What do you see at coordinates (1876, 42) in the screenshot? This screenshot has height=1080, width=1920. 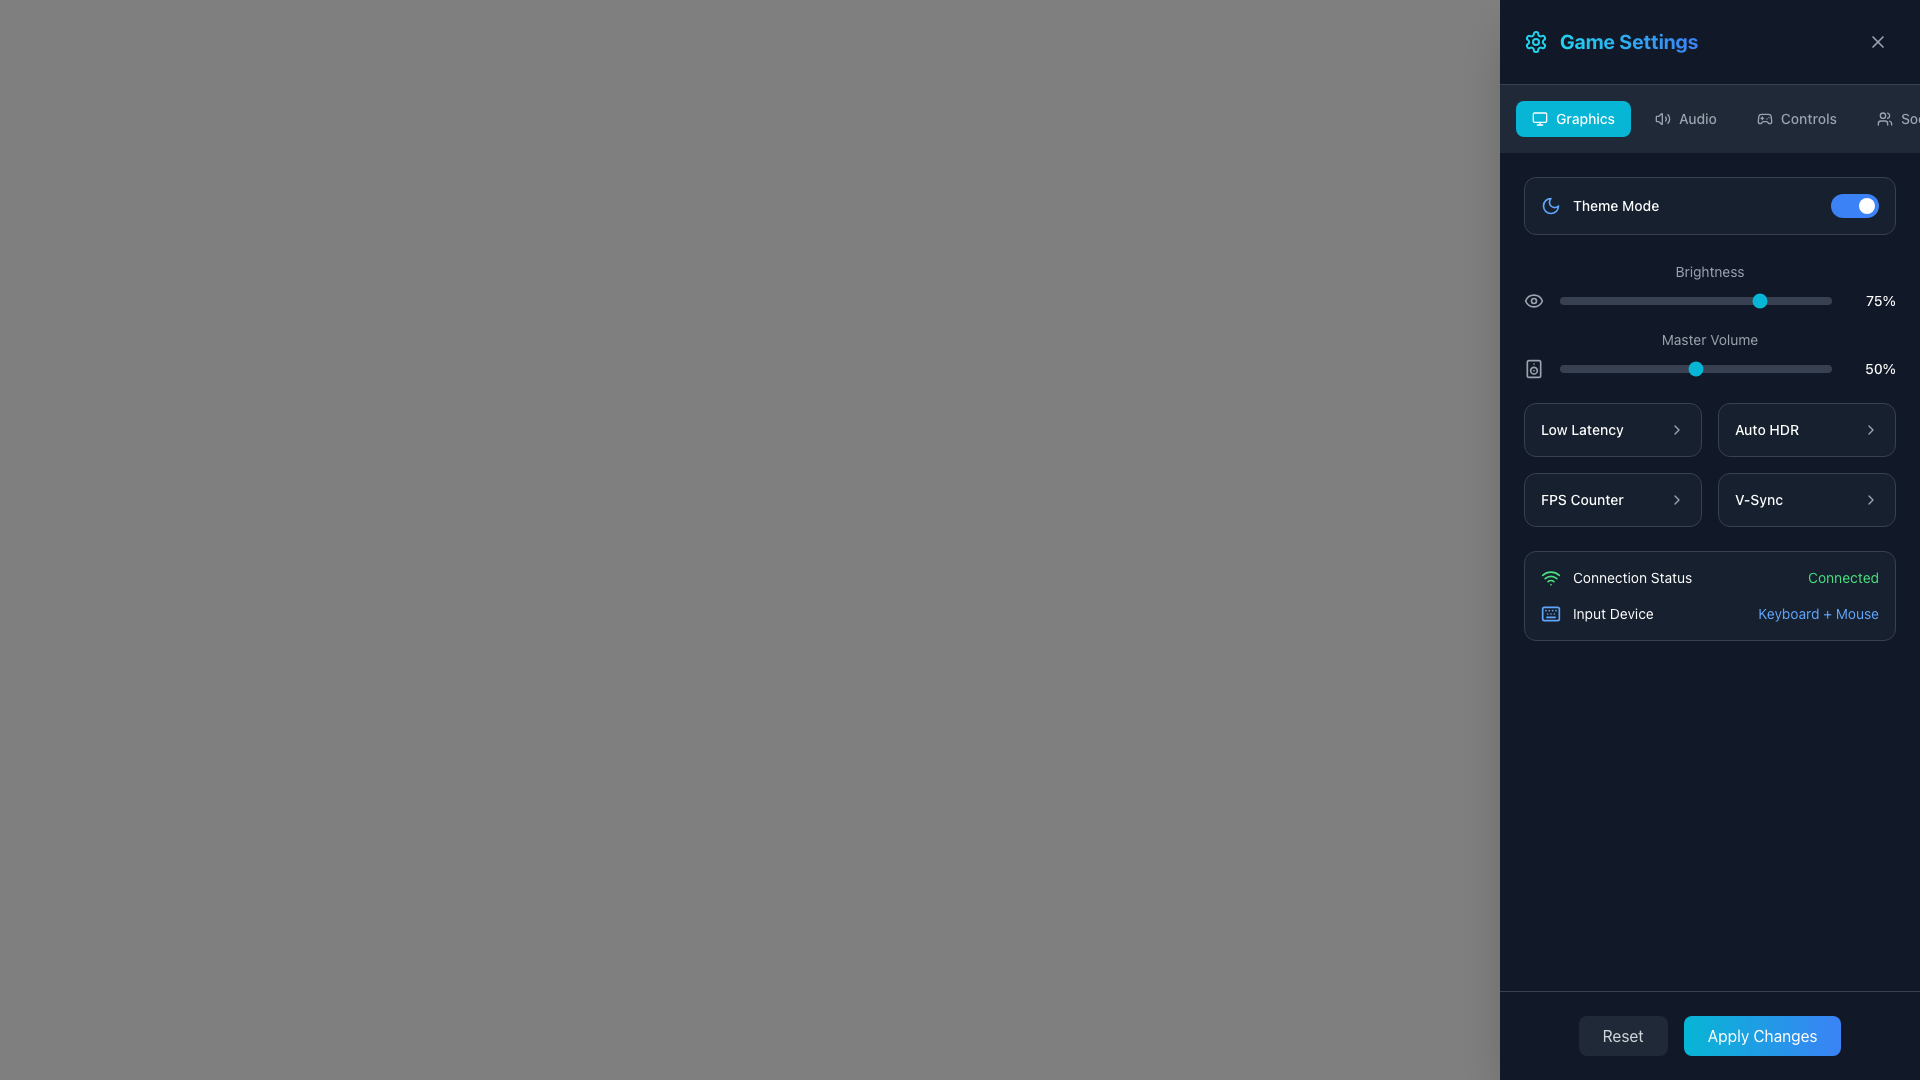 I see `the Close button, represented as a small 'X' icon in the top-right corner of the settings panel` at bounding box center [1876, 42].